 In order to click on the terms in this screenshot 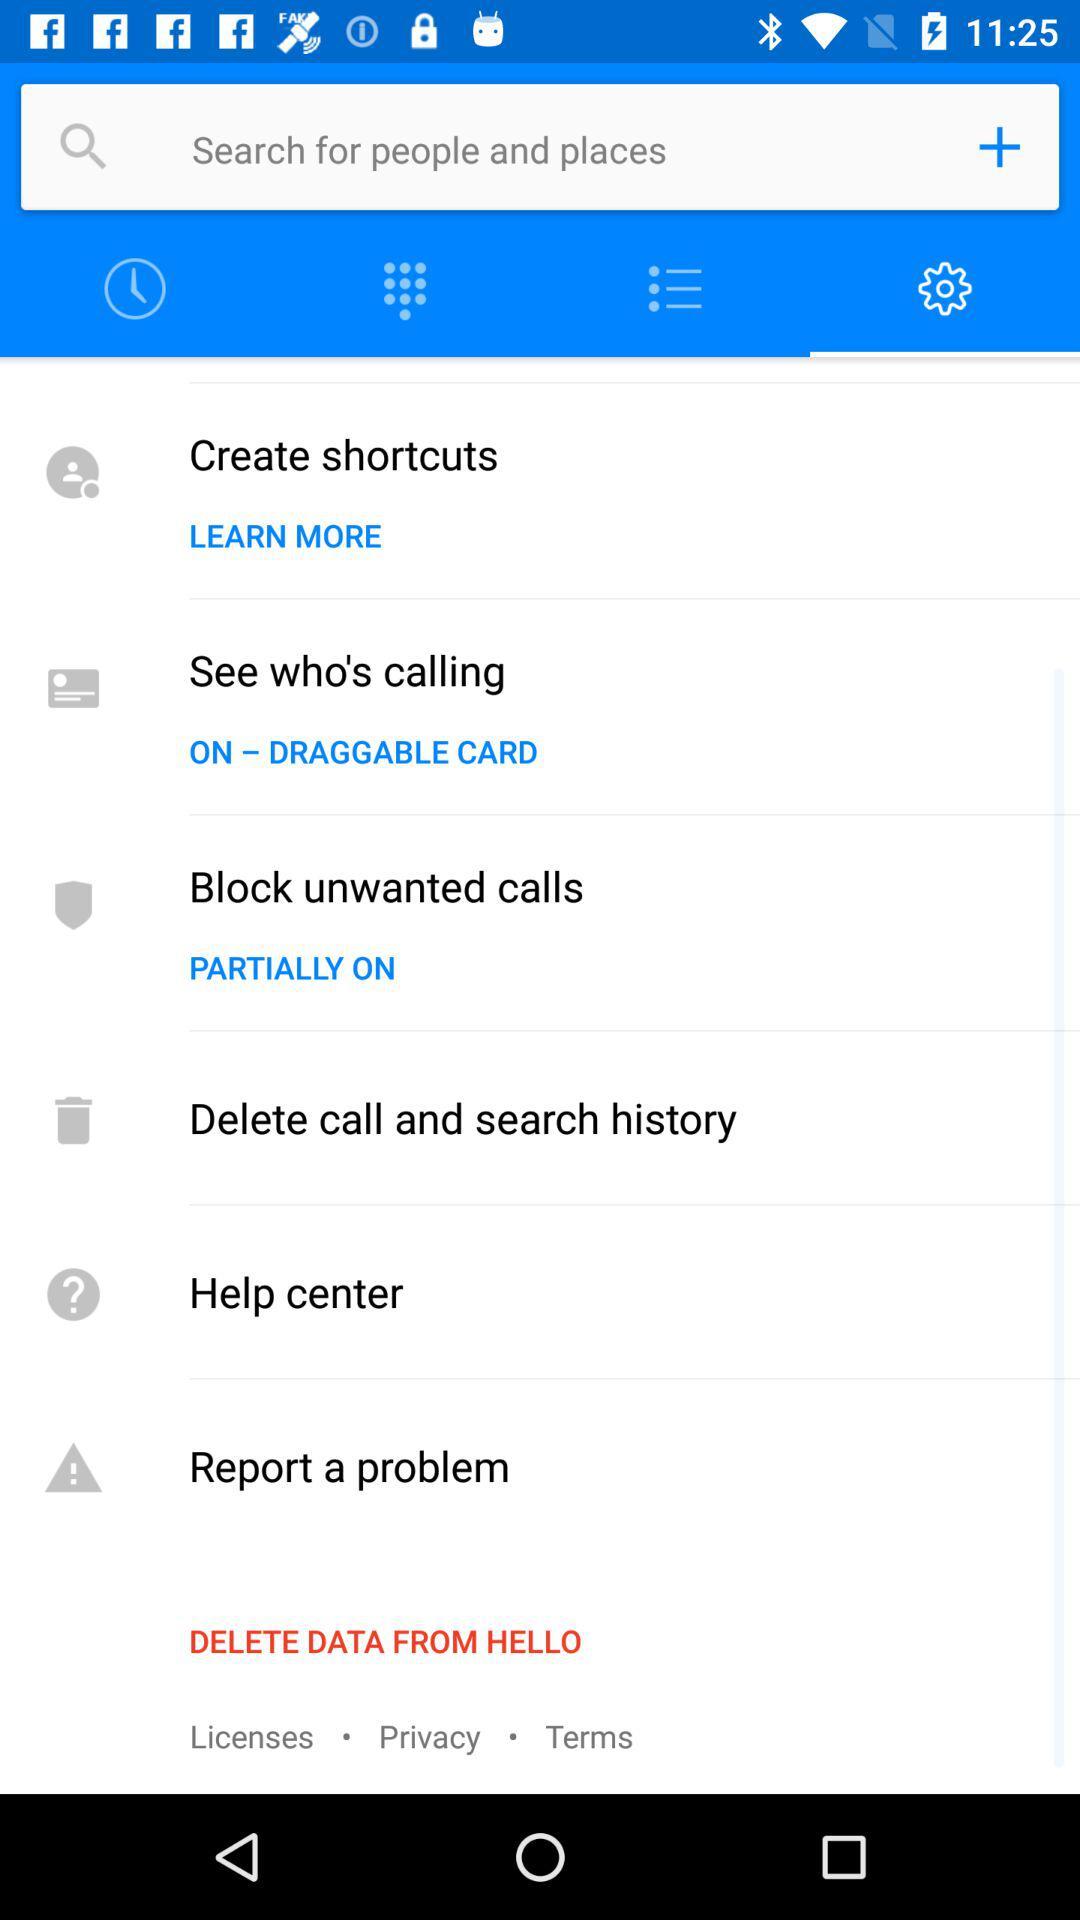, I will do `click(588, 1734)`.